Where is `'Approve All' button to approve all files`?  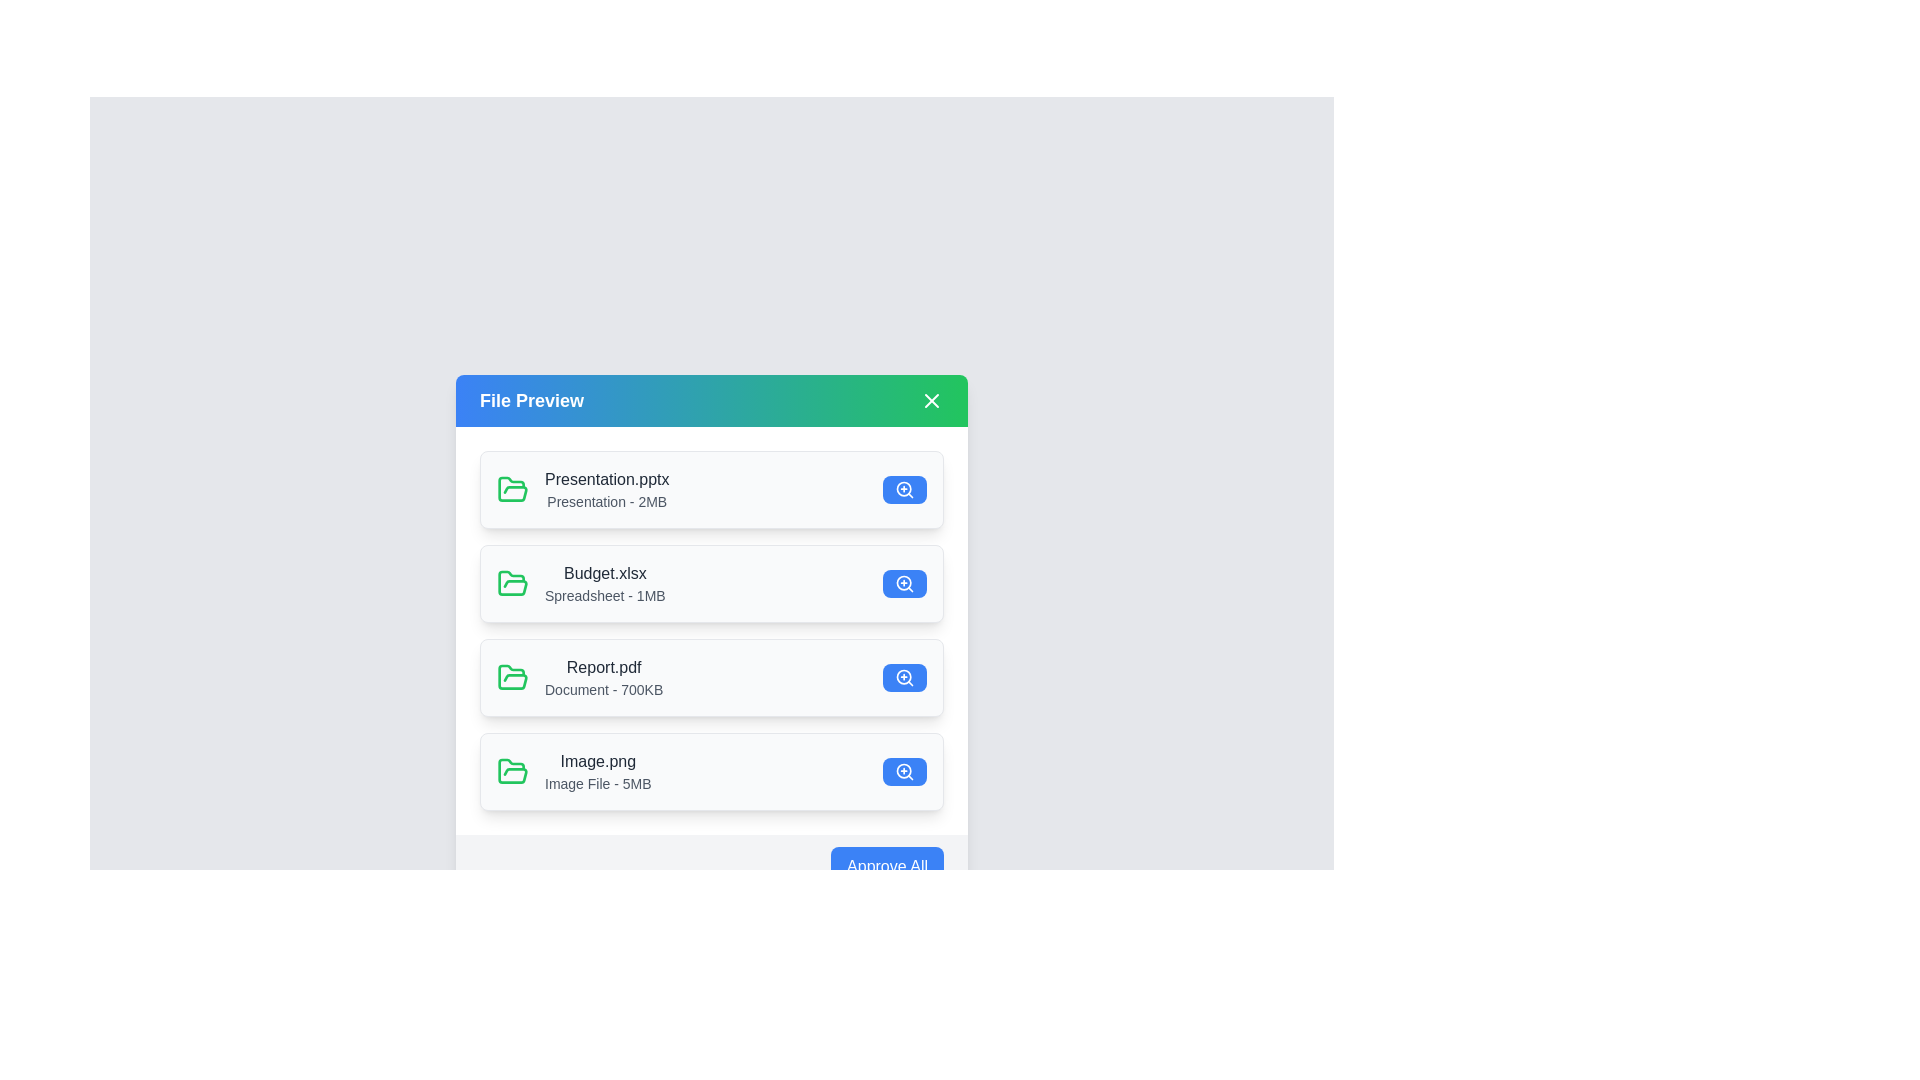
'Approve All' button to approve all files is located at coordinates (886, 866).